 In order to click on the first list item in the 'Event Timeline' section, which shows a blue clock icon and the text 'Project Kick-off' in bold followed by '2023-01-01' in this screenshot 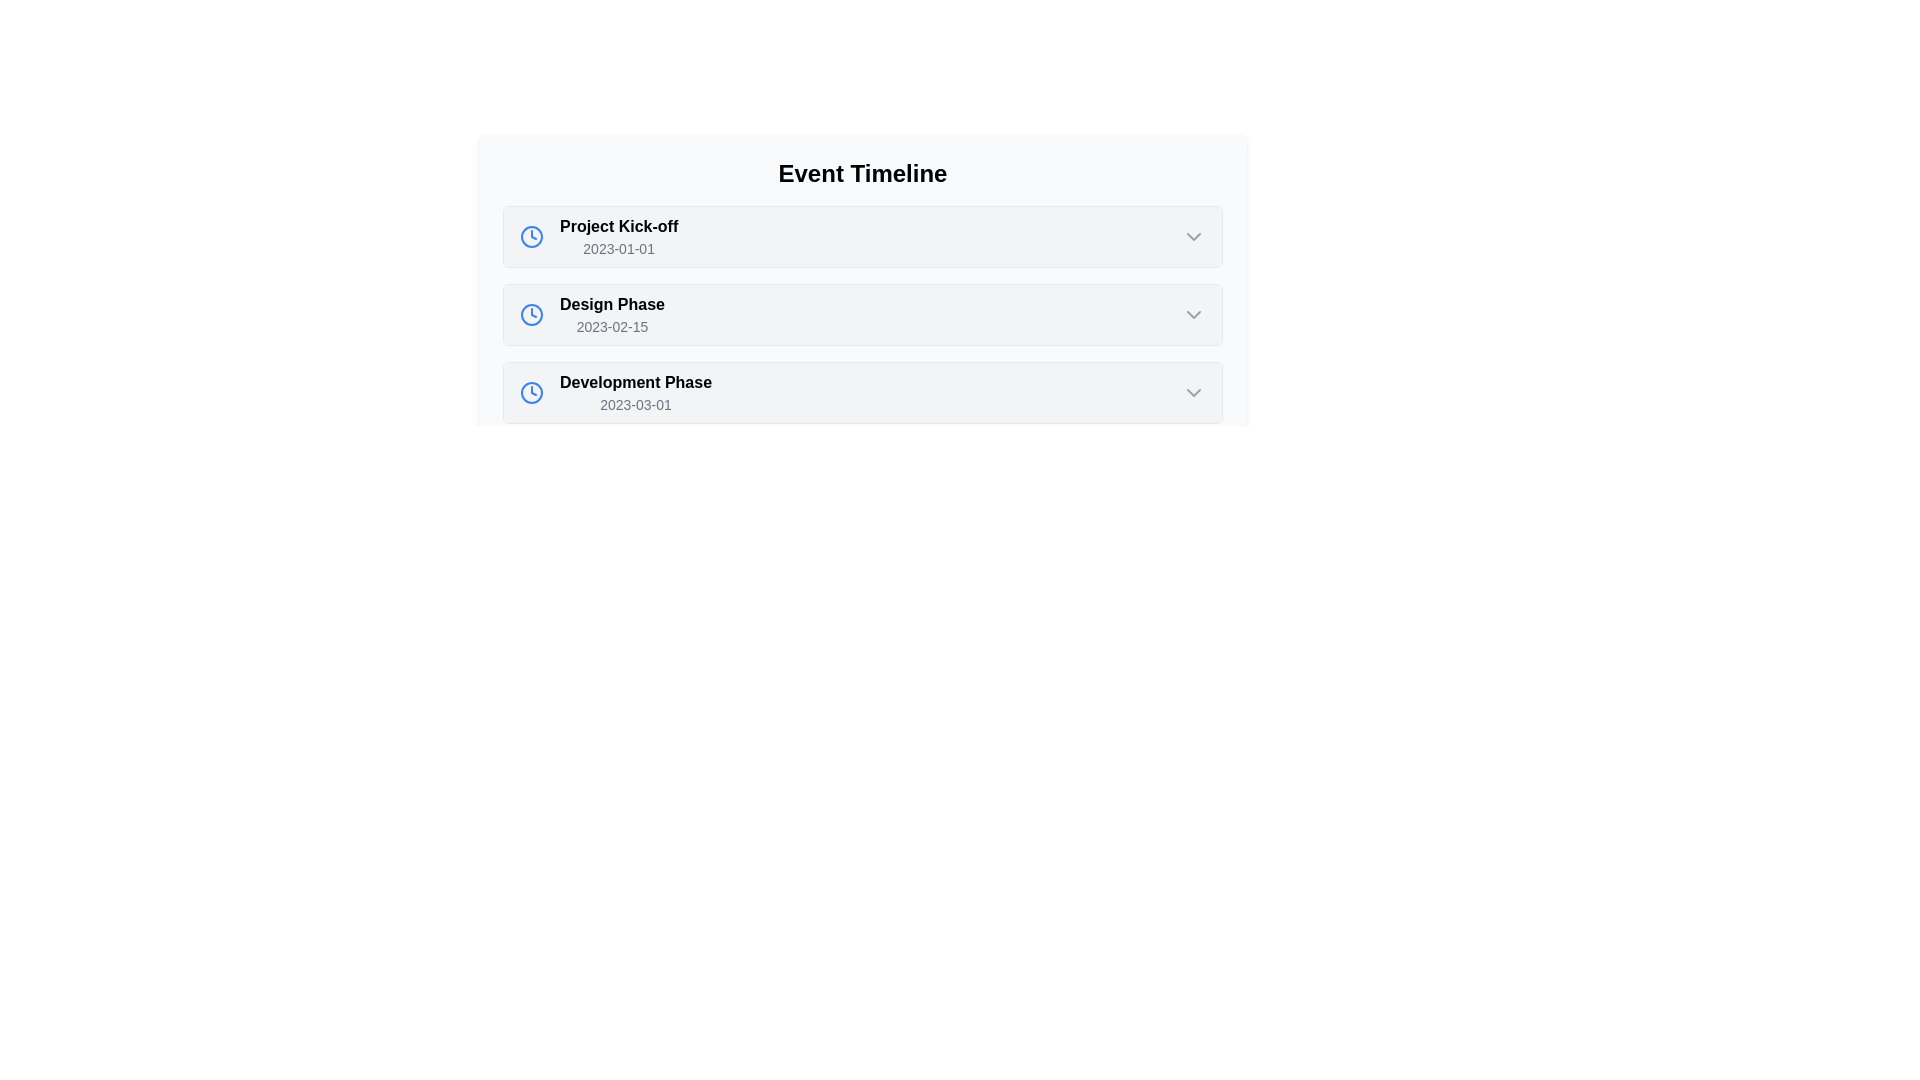, I will do `click(598, 235)`.